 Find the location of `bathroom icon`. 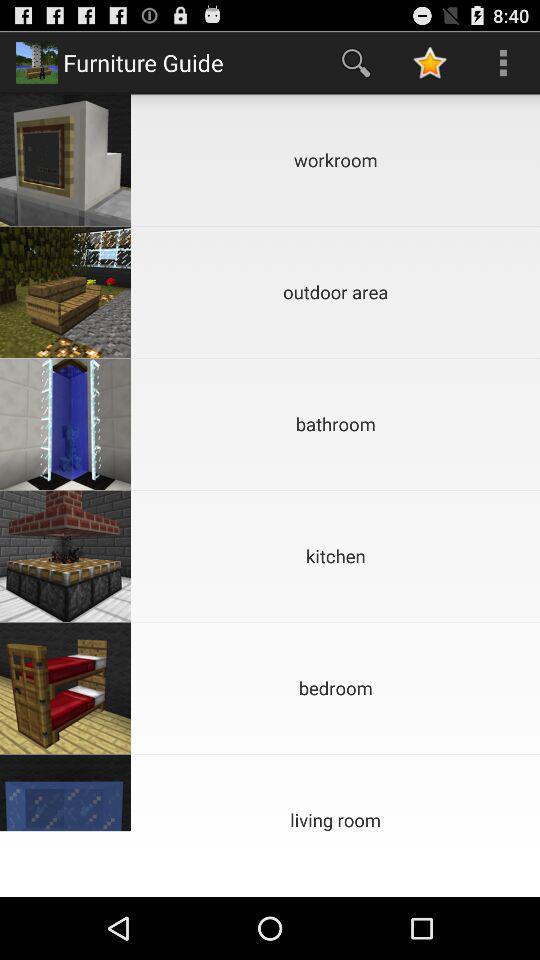

bathroom icon is located at coordinates (335, 424).